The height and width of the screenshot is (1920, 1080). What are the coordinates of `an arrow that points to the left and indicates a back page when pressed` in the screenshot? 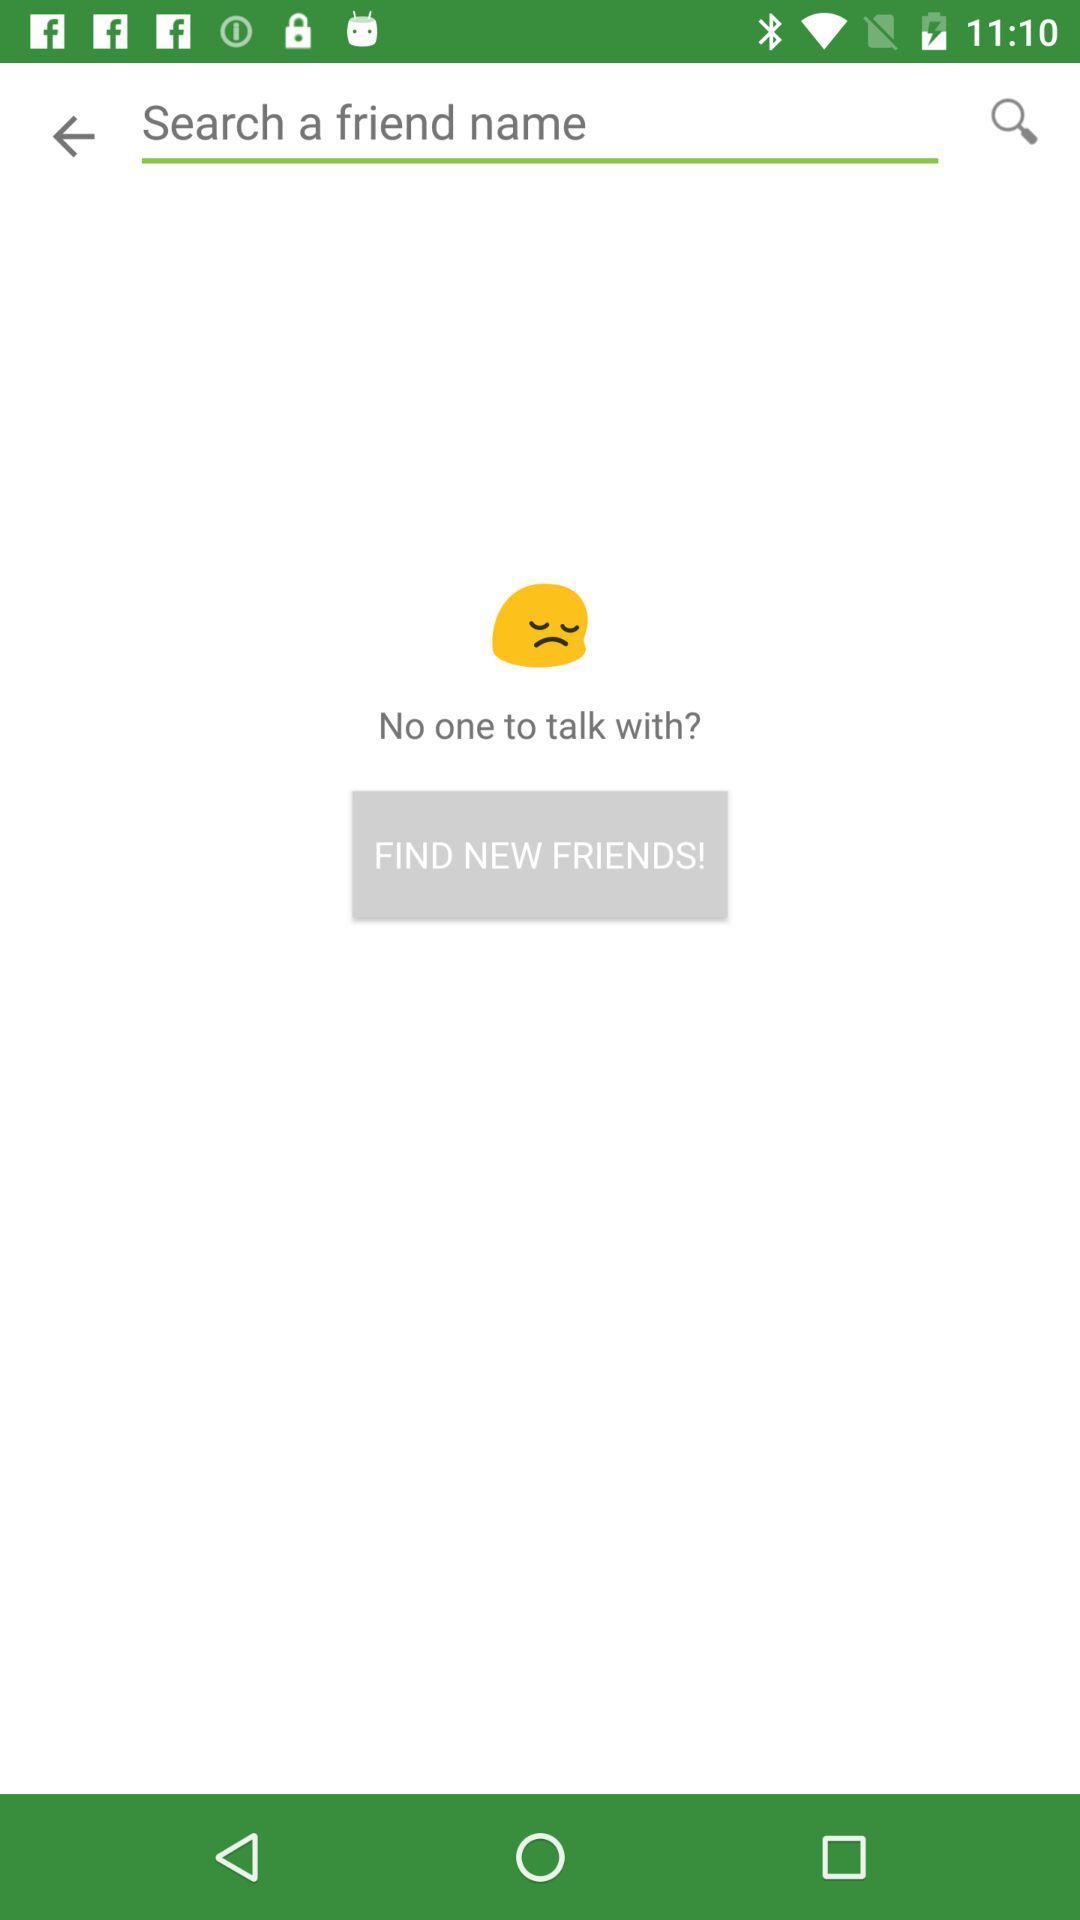 It's located at (72, 135).